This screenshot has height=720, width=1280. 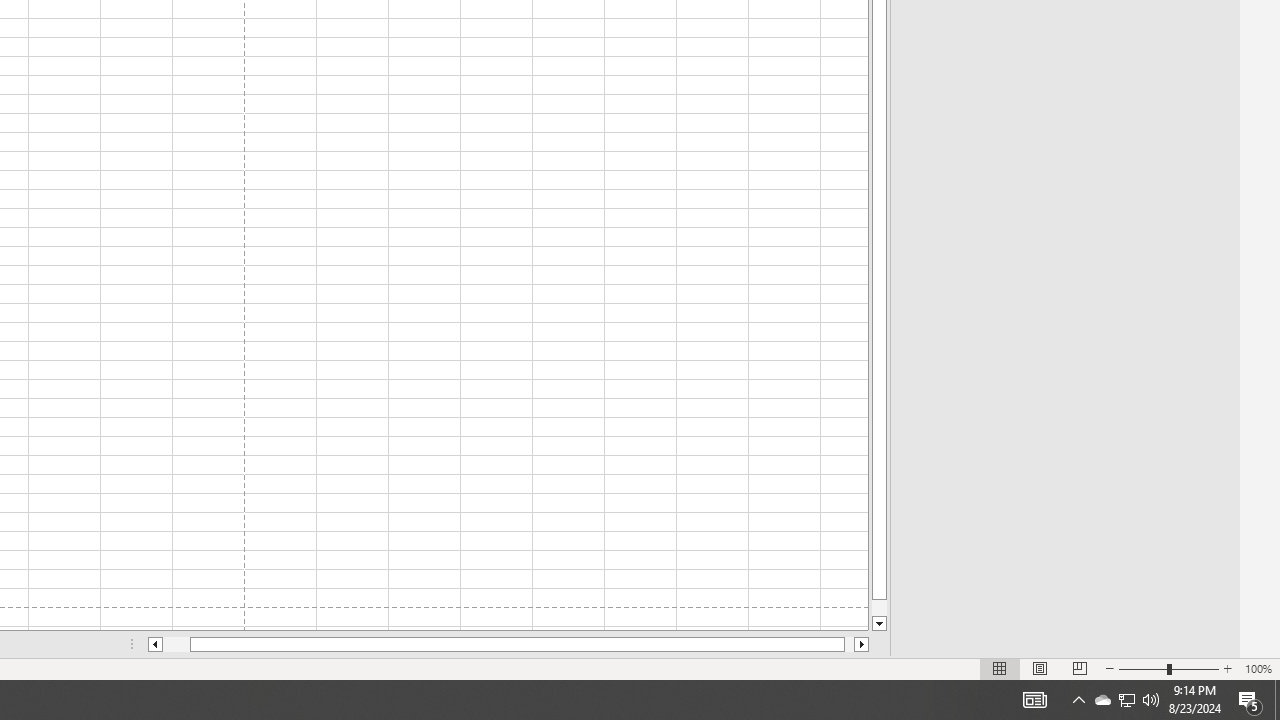 I want to click on 'Page down', so click(x=879, y=607).